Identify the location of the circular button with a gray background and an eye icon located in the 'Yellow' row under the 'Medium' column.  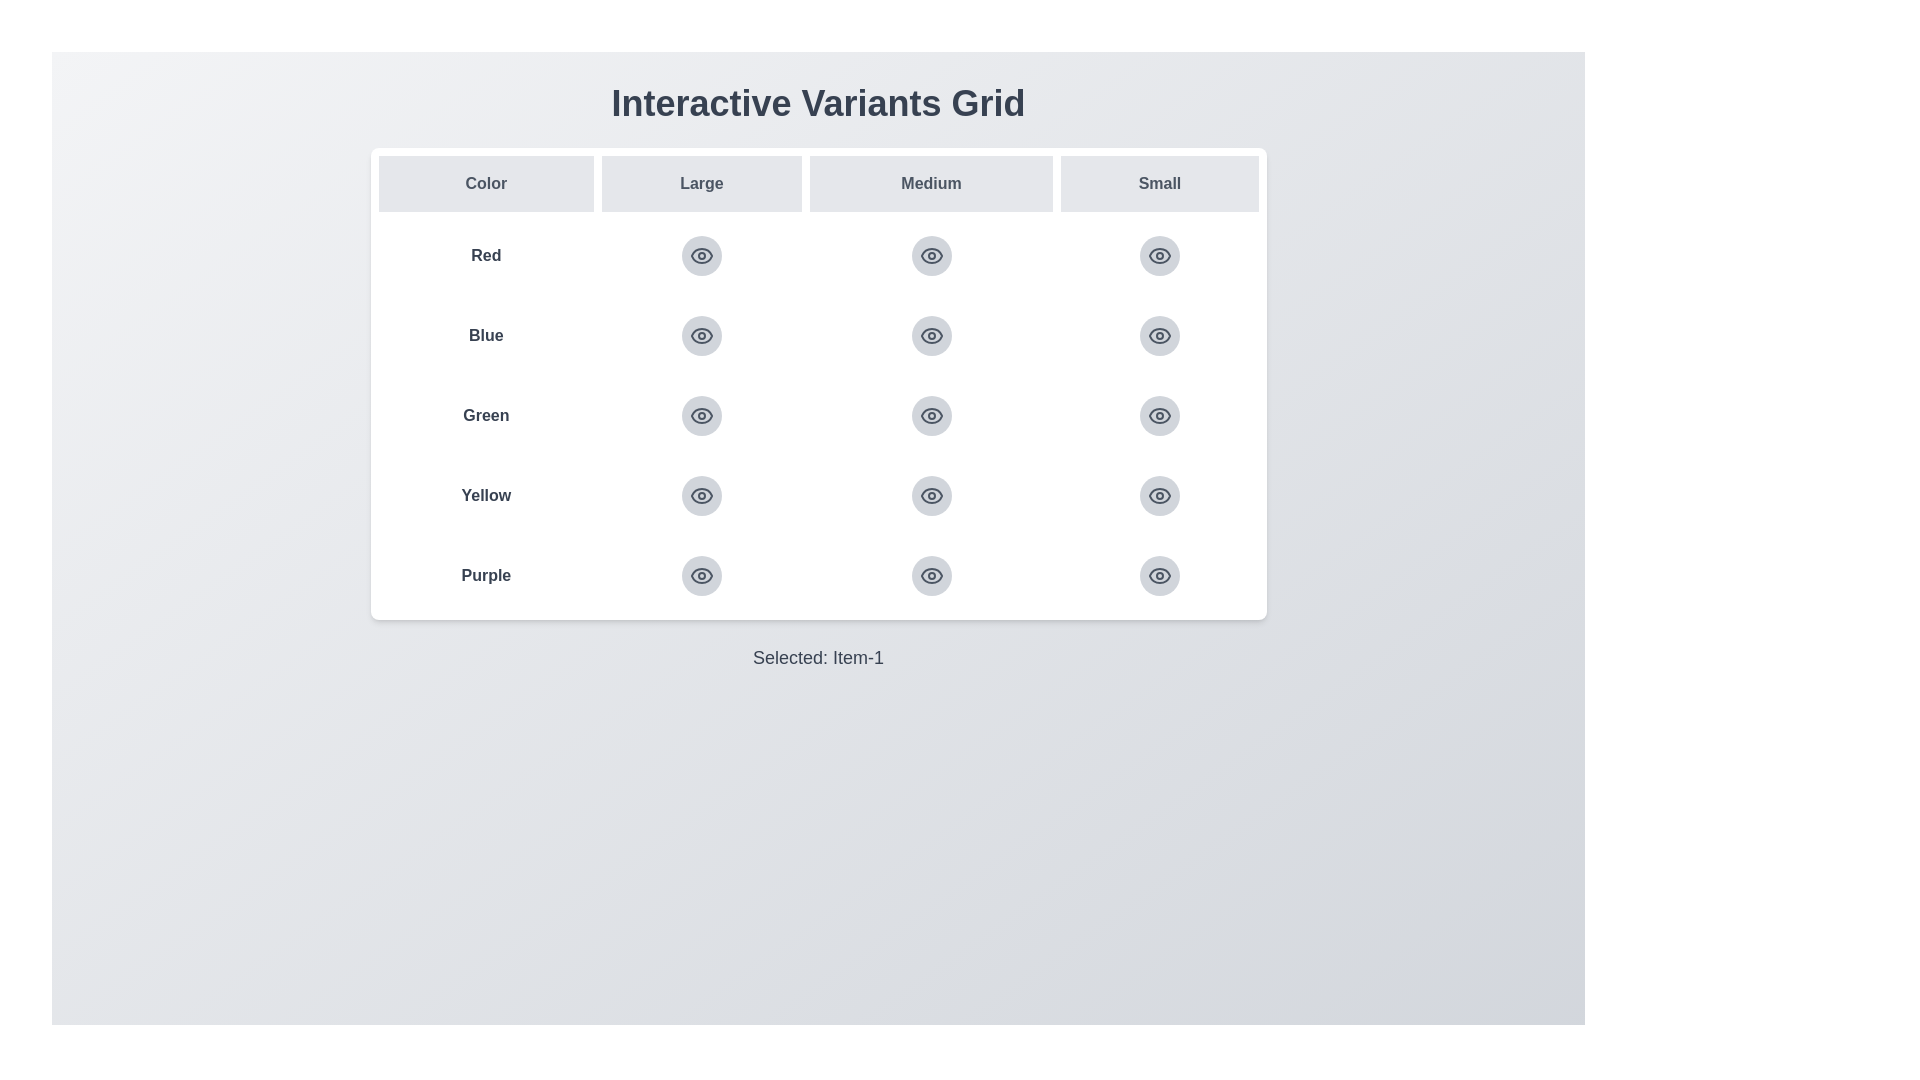
(930, 495).